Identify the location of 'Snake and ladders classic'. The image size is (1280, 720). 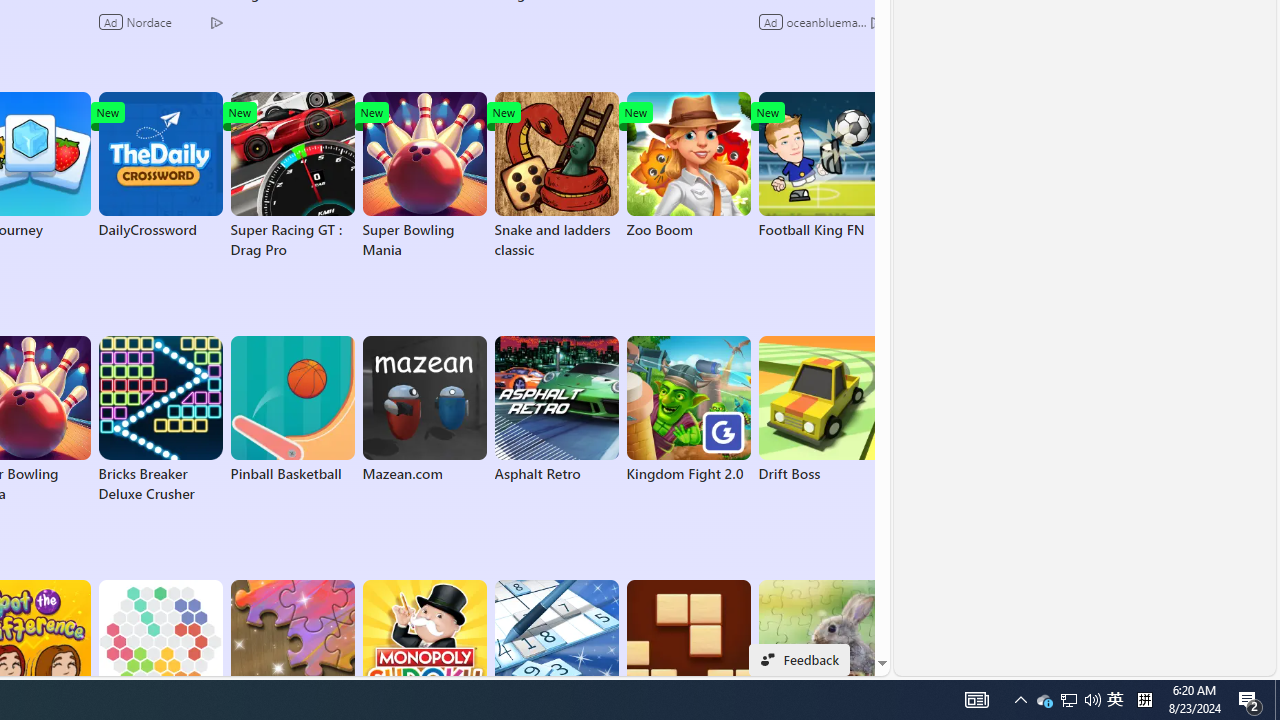
(556, 175).